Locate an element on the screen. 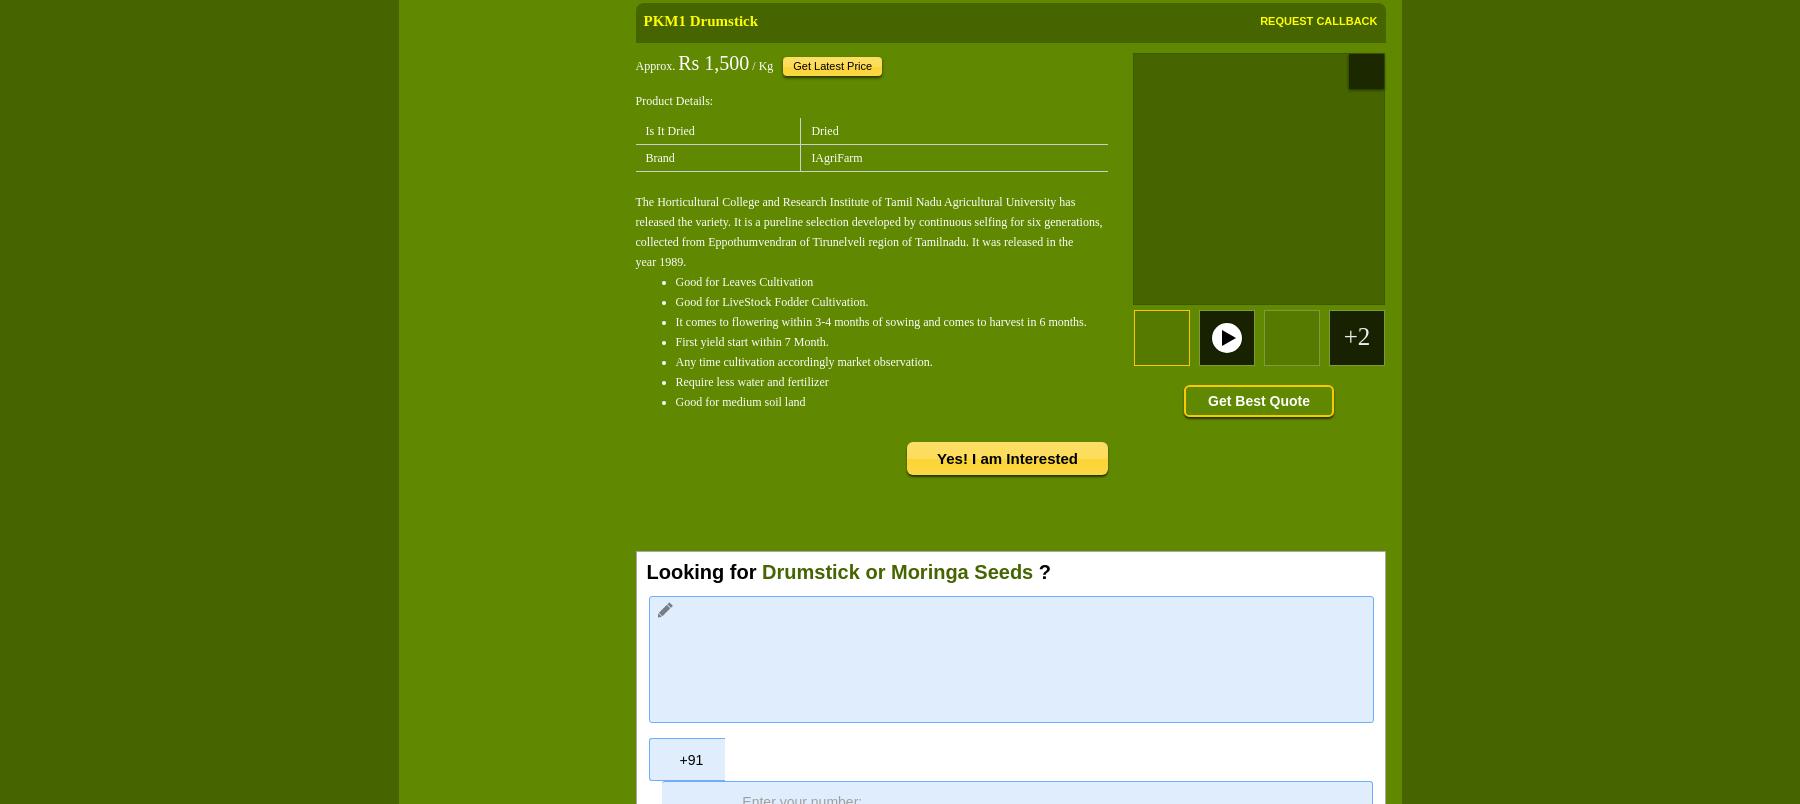  'Brand' is located at coordinates (659, 156).